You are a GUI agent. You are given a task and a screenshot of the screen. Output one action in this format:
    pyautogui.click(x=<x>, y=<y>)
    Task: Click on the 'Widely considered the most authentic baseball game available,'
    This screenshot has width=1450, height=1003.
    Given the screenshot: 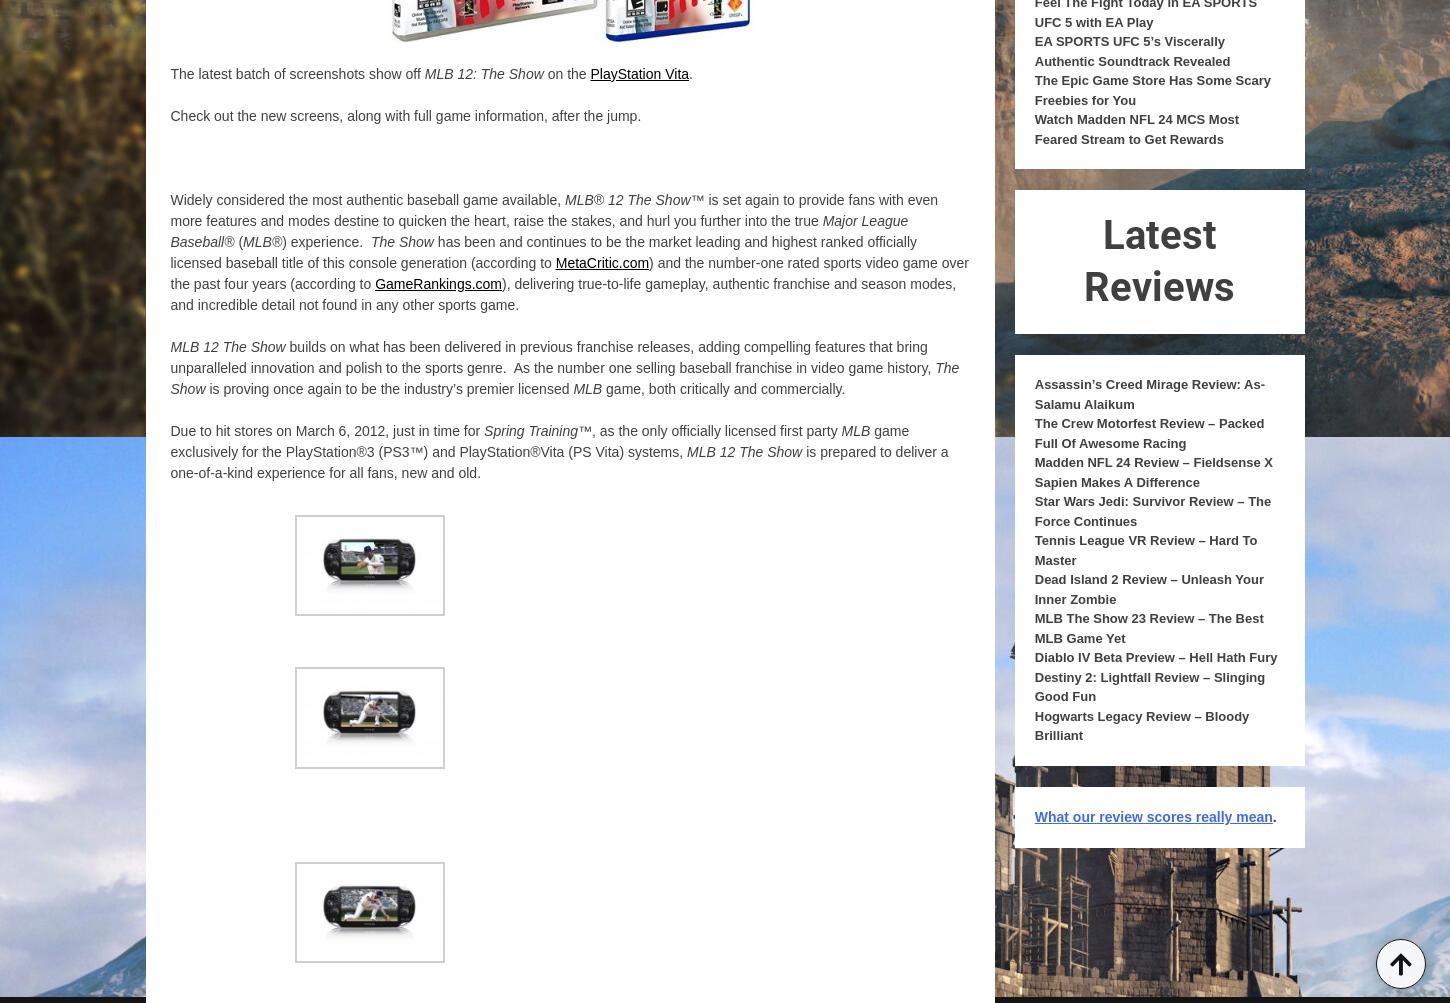 What is the action you would take?
    pyautogui.click(x=366, y=197)
    